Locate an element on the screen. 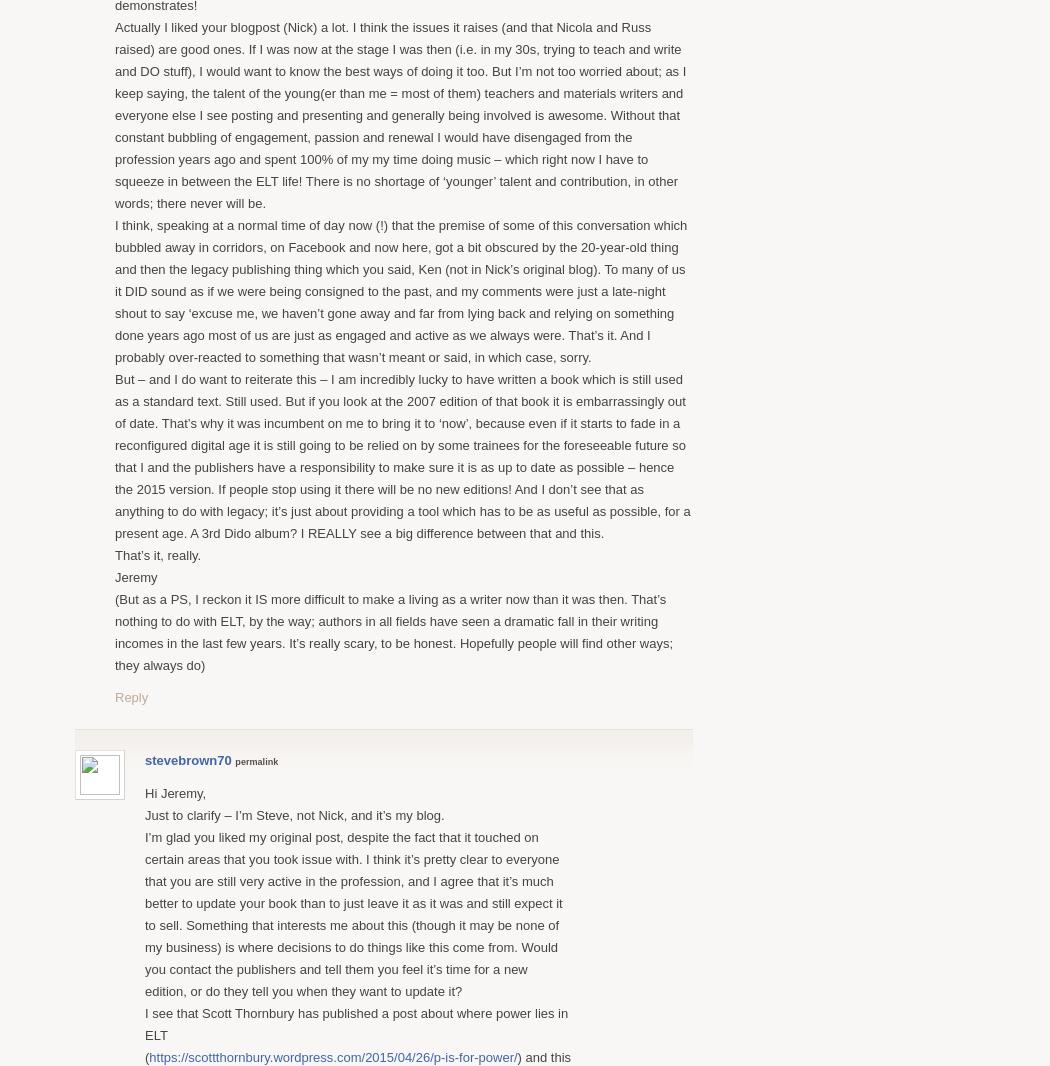  'I see that Scott Thornbury has published a post about where power lies in ELT' is located at coordinates (355, 1023).